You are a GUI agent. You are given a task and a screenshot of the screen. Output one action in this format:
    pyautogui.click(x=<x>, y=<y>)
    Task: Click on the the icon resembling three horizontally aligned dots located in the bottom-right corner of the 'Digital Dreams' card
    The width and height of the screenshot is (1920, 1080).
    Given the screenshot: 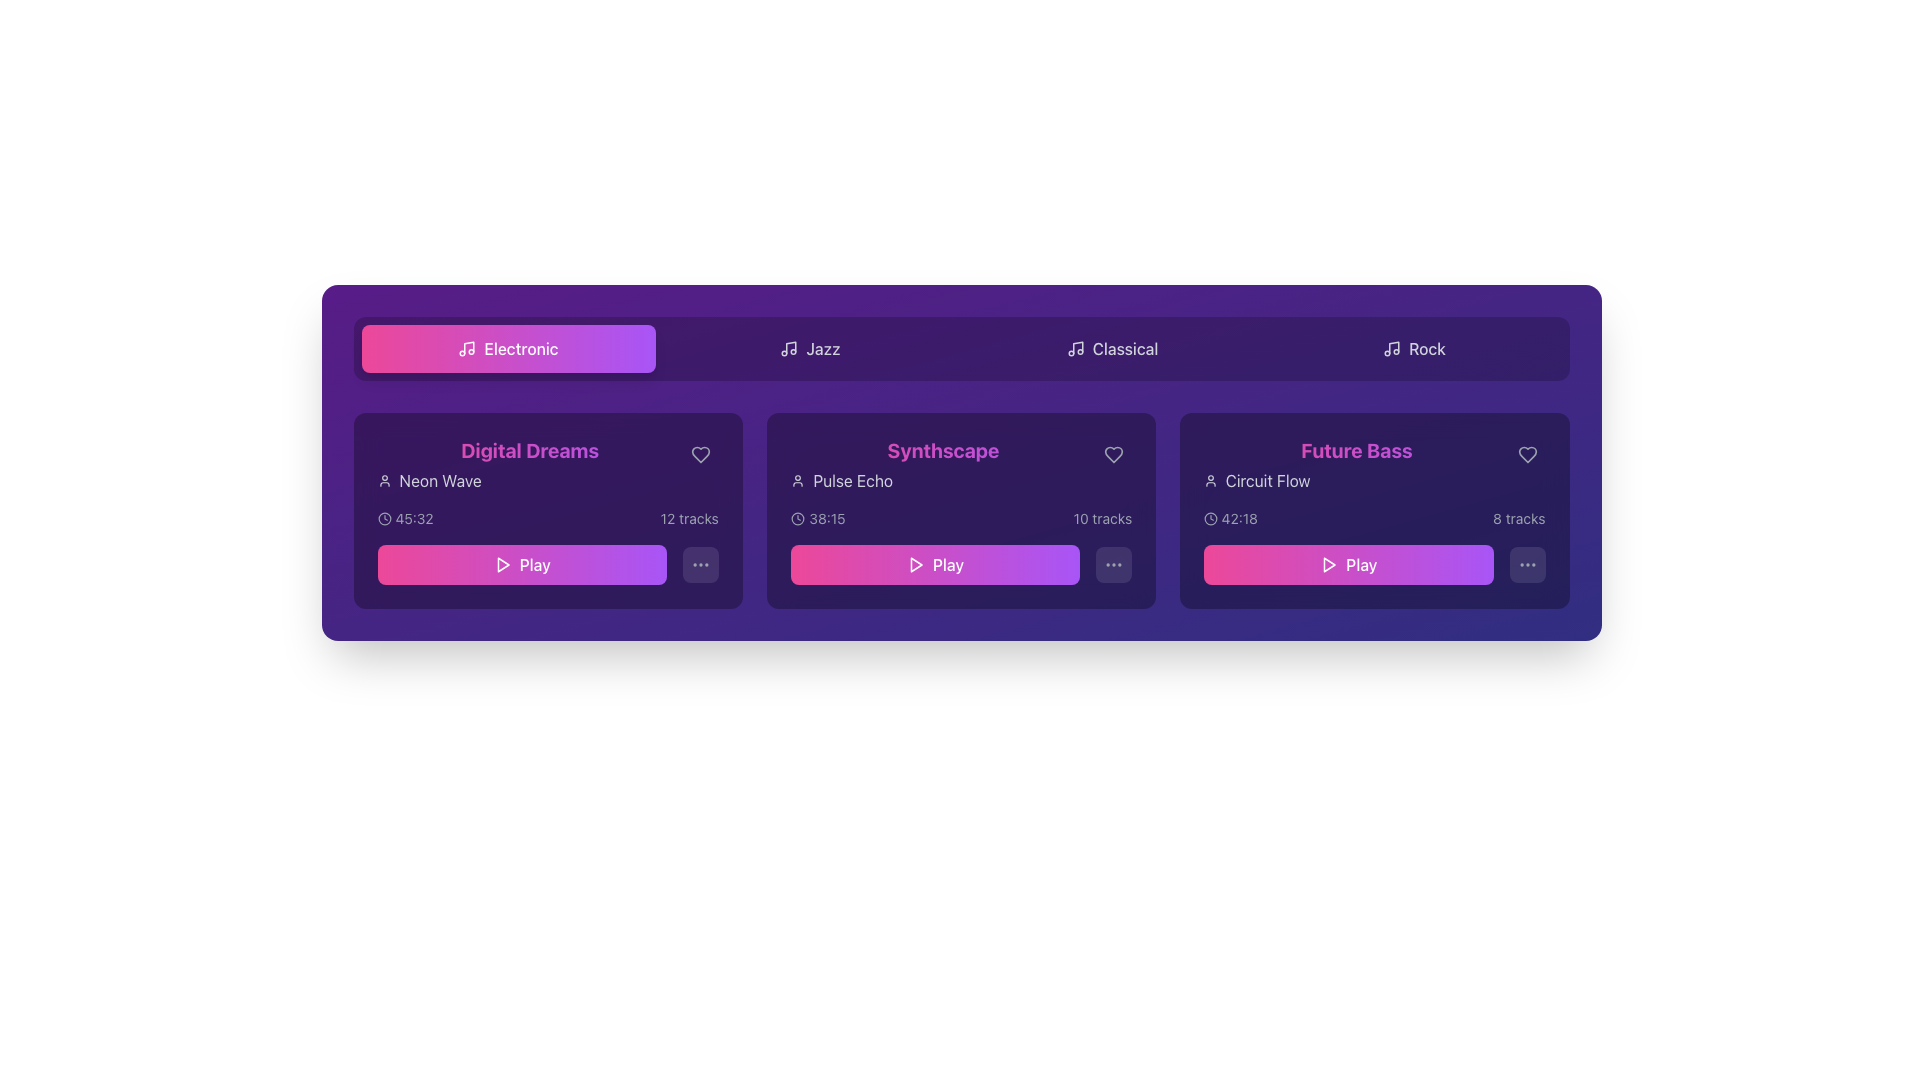 What is the action you would take?
    pyautogui.click(x=700, y=564)
    